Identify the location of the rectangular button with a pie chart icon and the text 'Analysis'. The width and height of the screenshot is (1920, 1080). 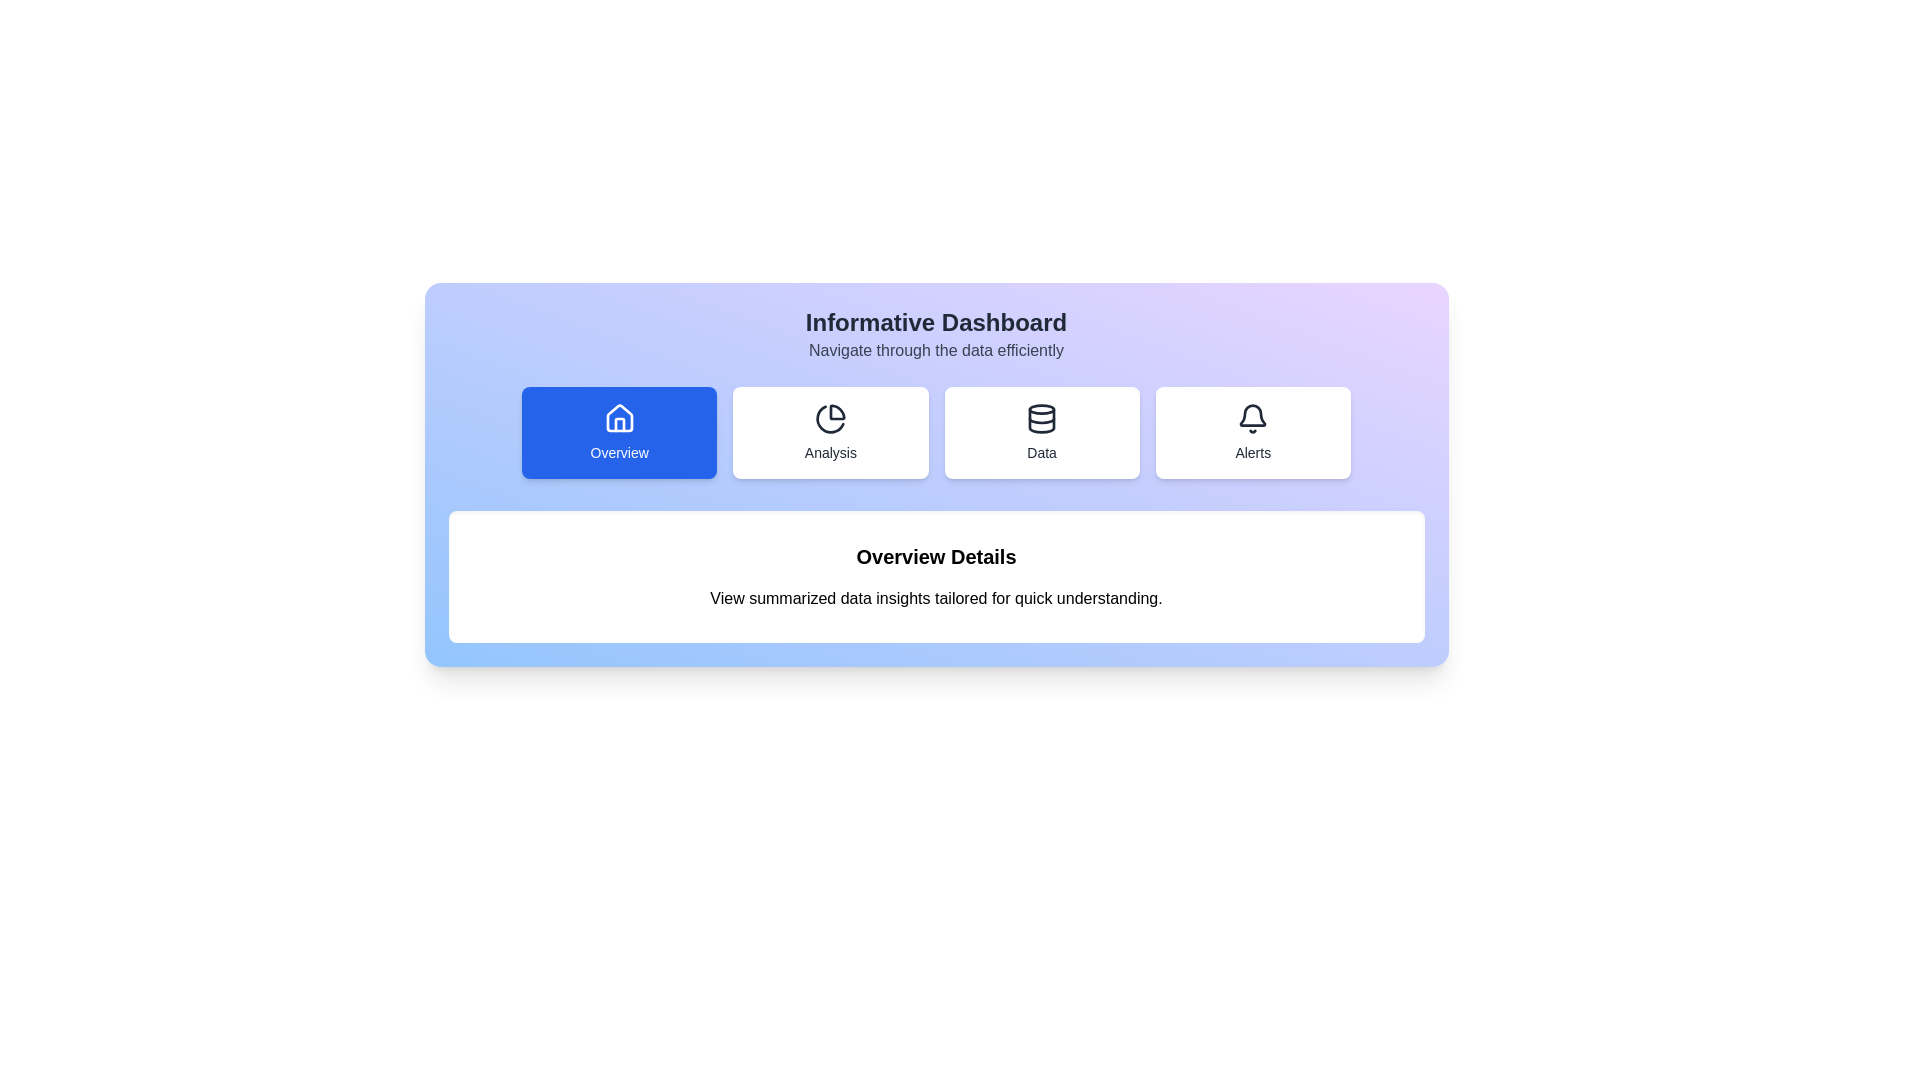
(830, 431).